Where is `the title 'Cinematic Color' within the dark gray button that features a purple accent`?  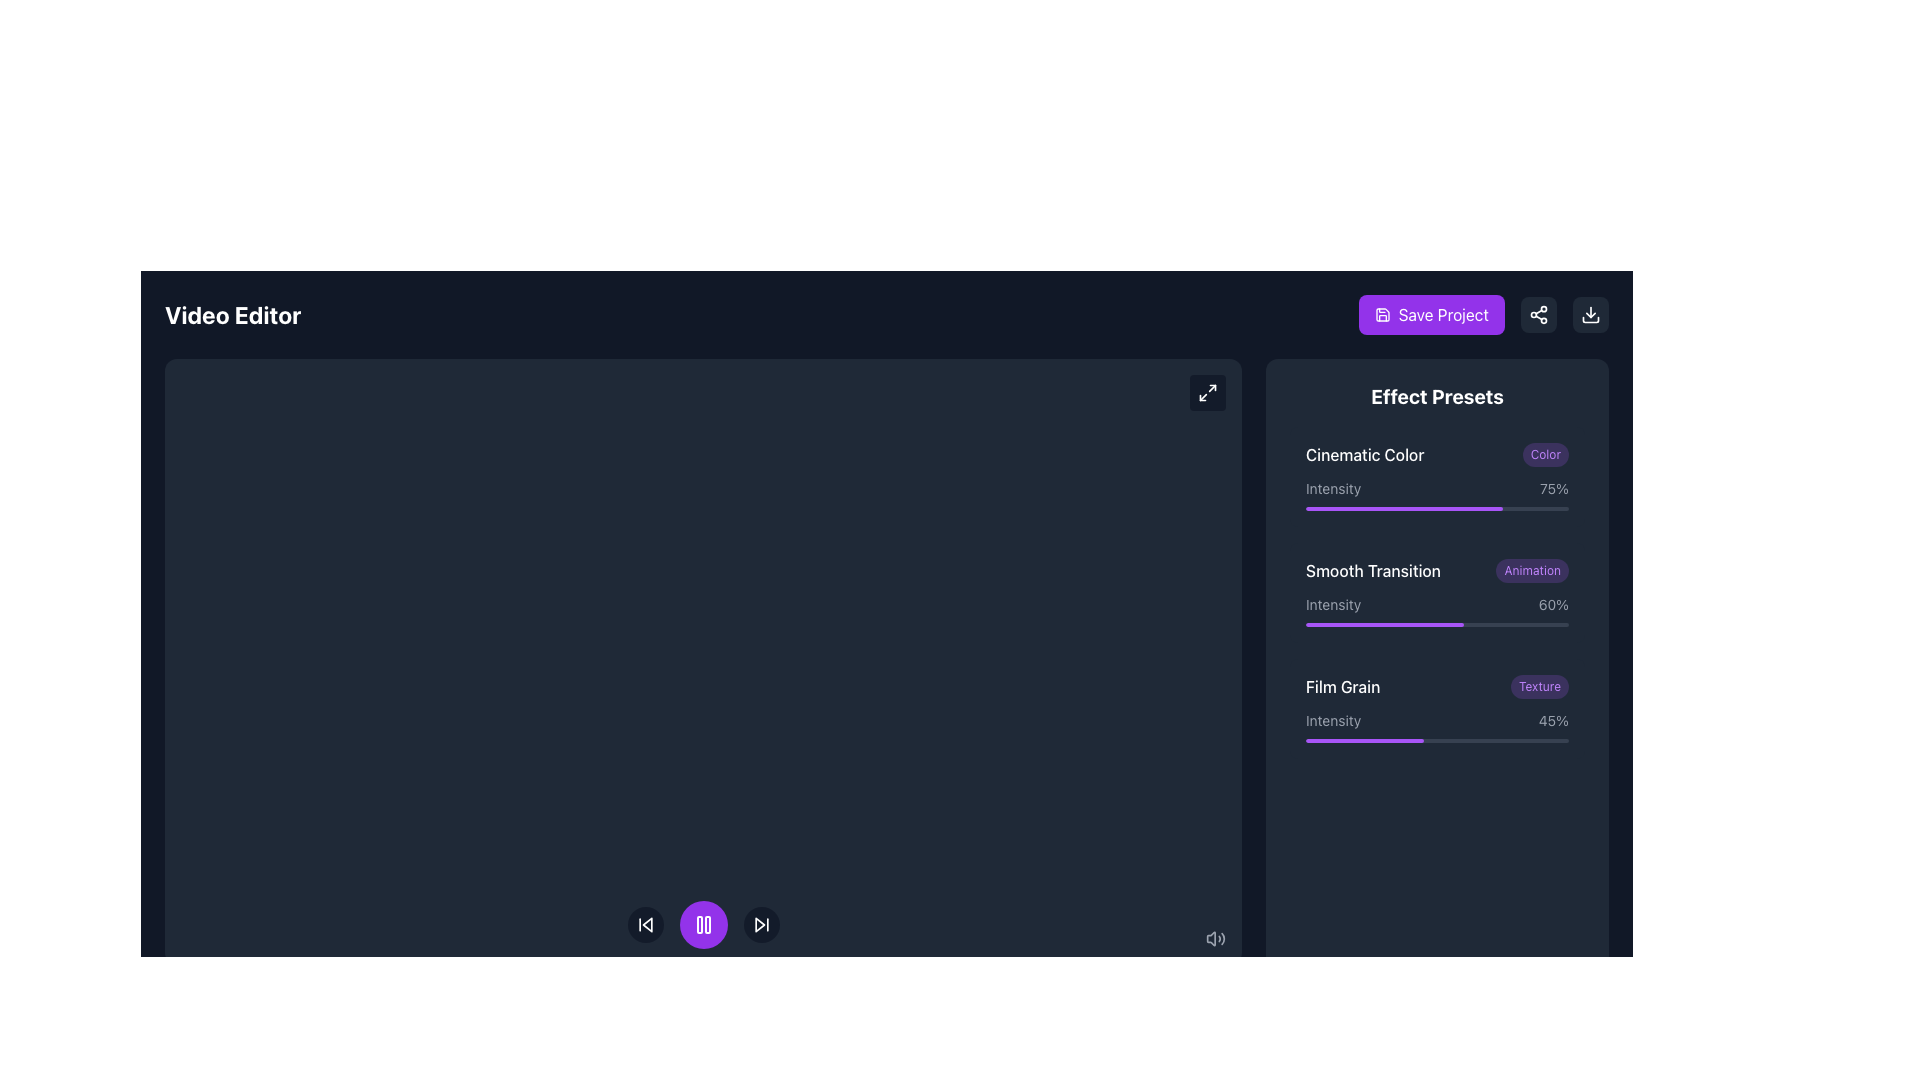 the title 'Cinematic Color' within the dark gray button that features a purple accent is located at coordinates (1436, 477).